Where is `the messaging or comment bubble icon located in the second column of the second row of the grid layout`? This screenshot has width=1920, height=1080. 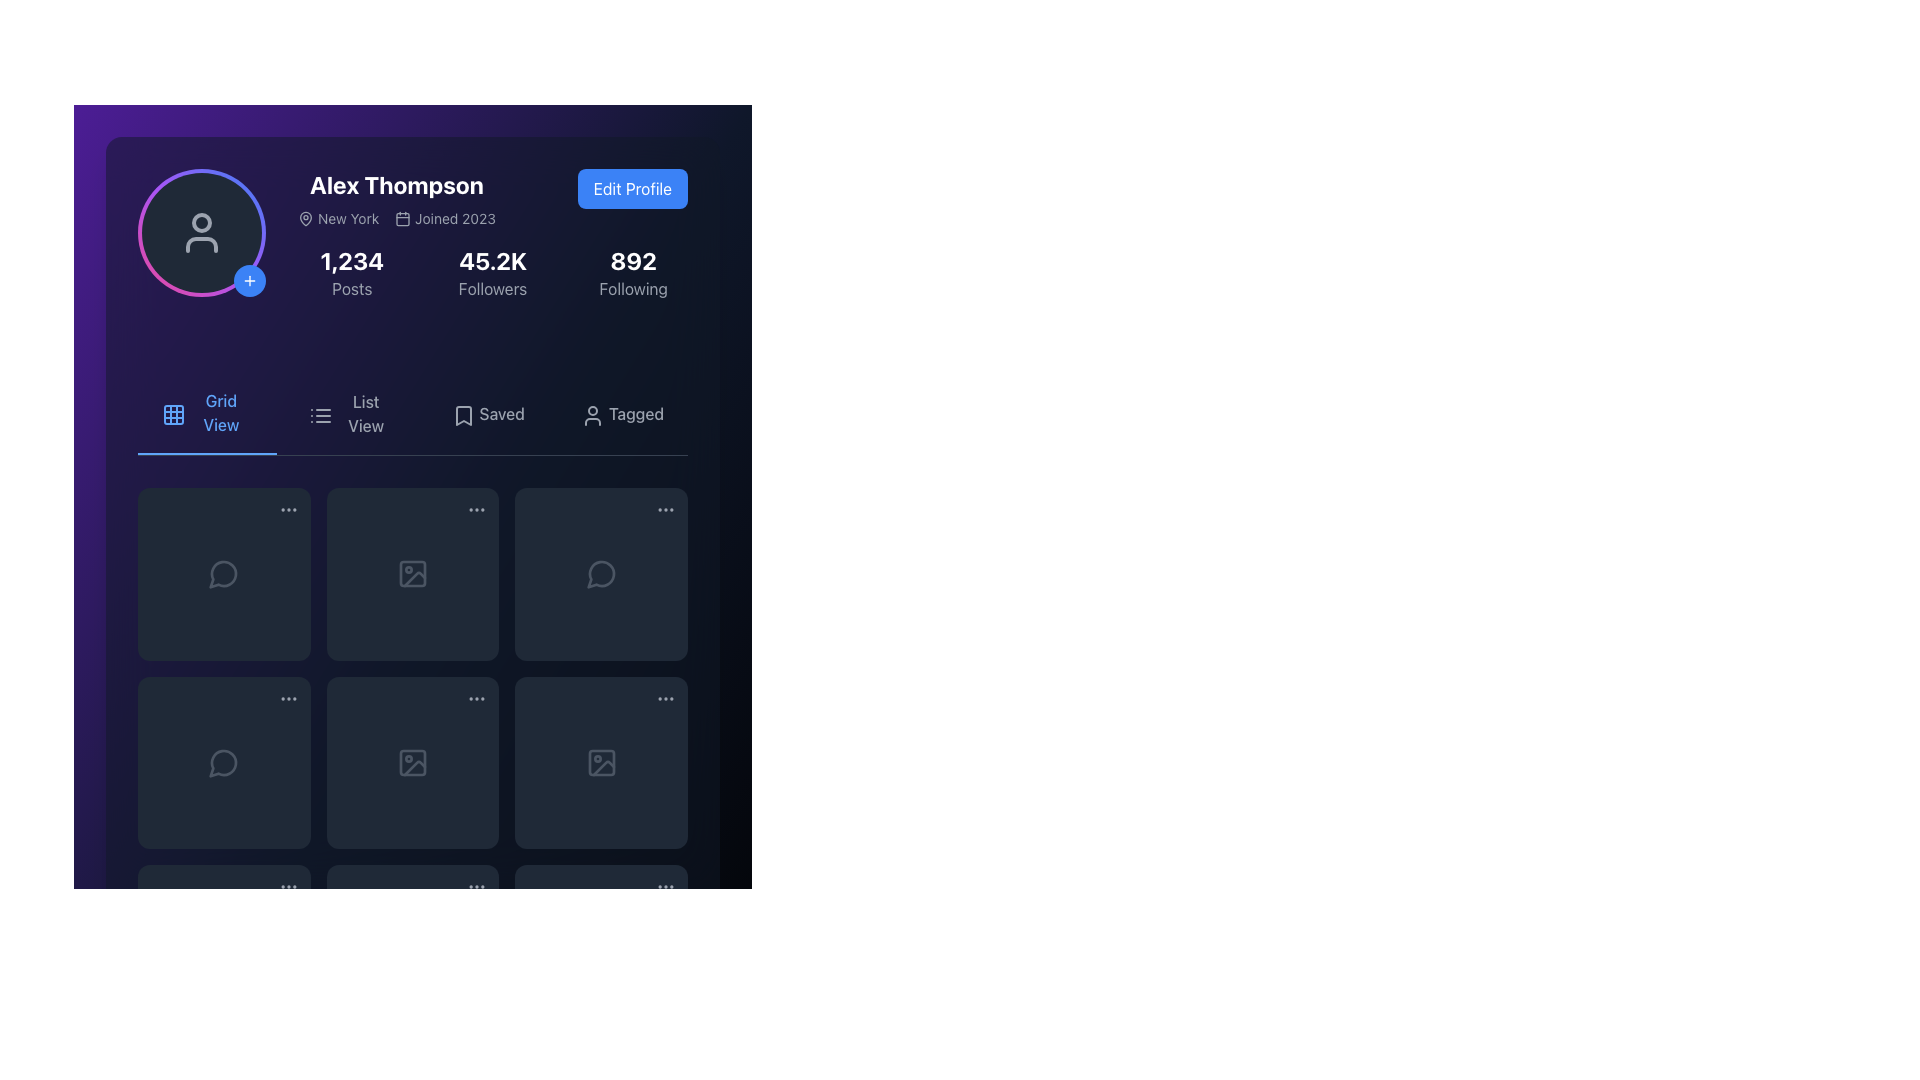
the messaging or comment bubble icon located in the second column of the second row of the grid layout is located at coordinates (599, 574).